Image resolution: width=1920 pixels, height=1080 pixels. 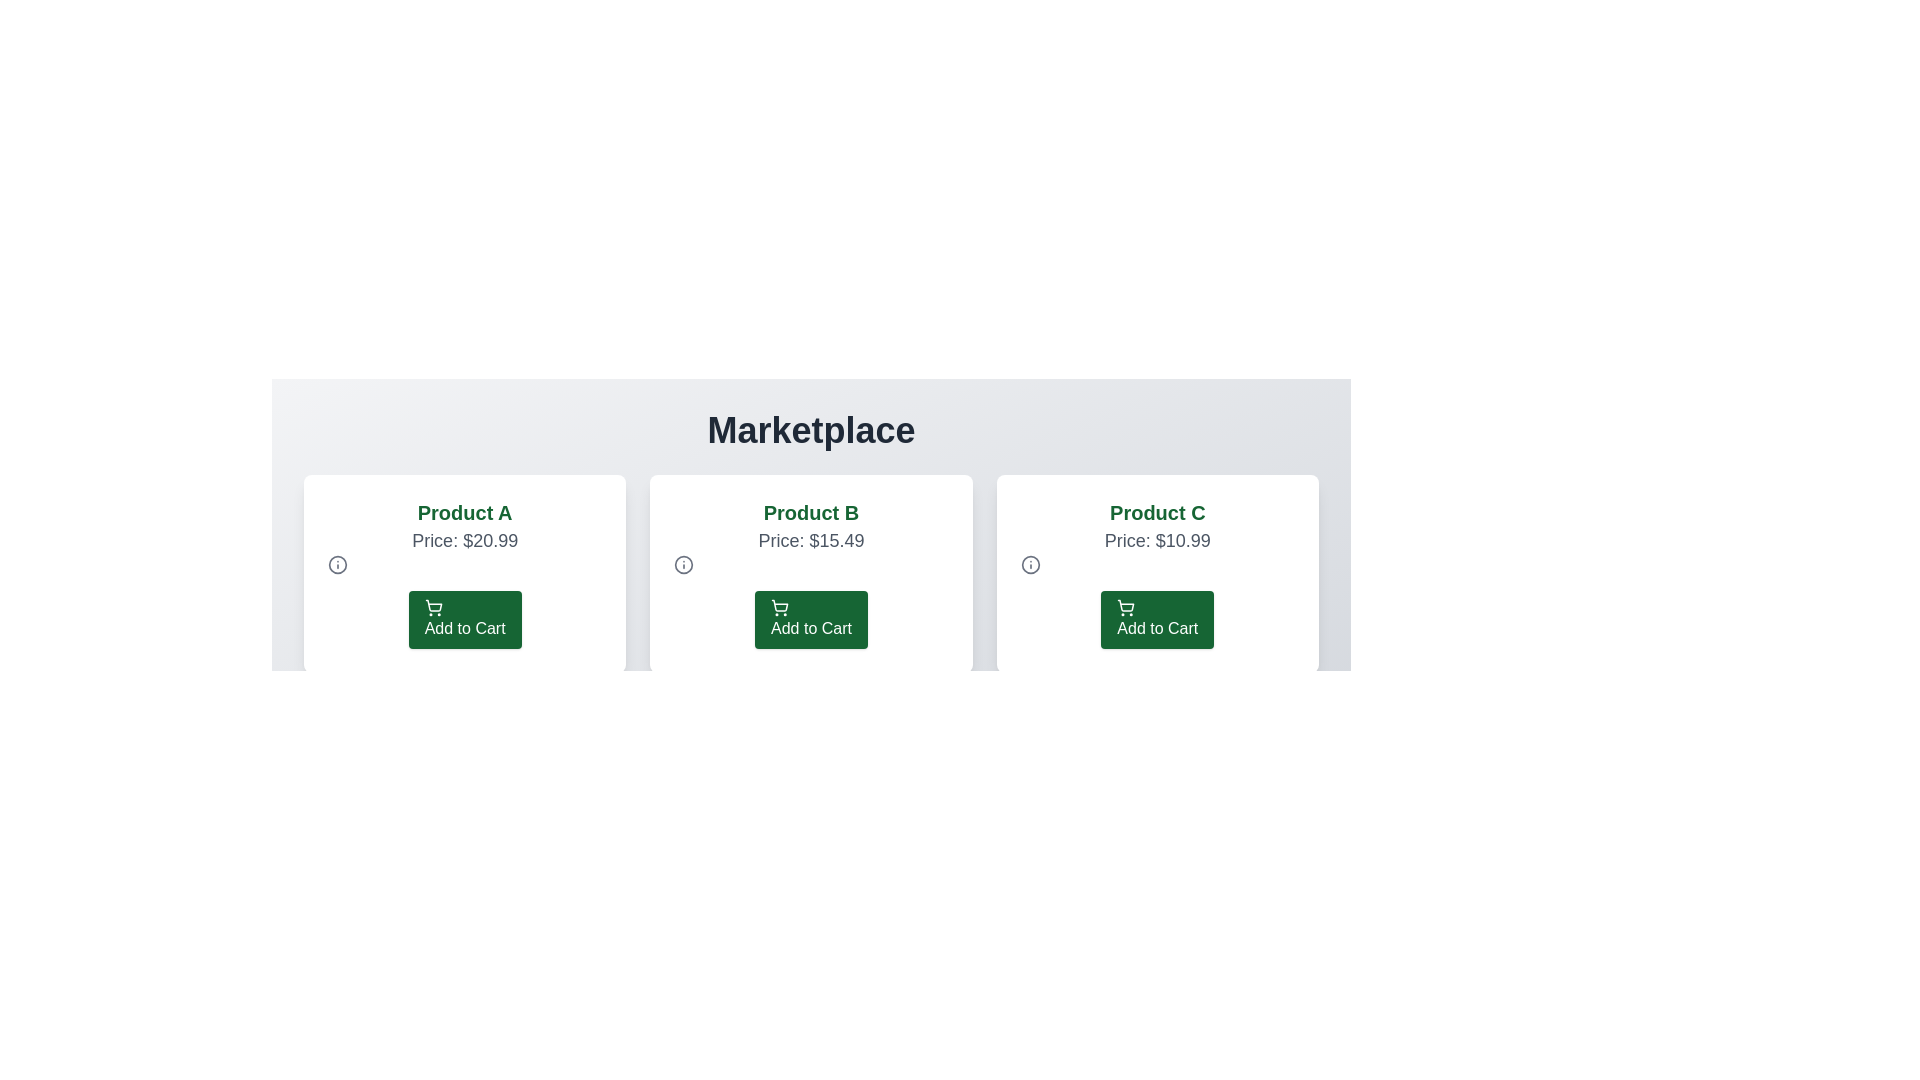 What do you see at coordinates (464, 512) in the screenshot?
I see `the Text label displaying 'Product A' in the first product card on the leftmost side of the row` at bounding box center [464, 512].